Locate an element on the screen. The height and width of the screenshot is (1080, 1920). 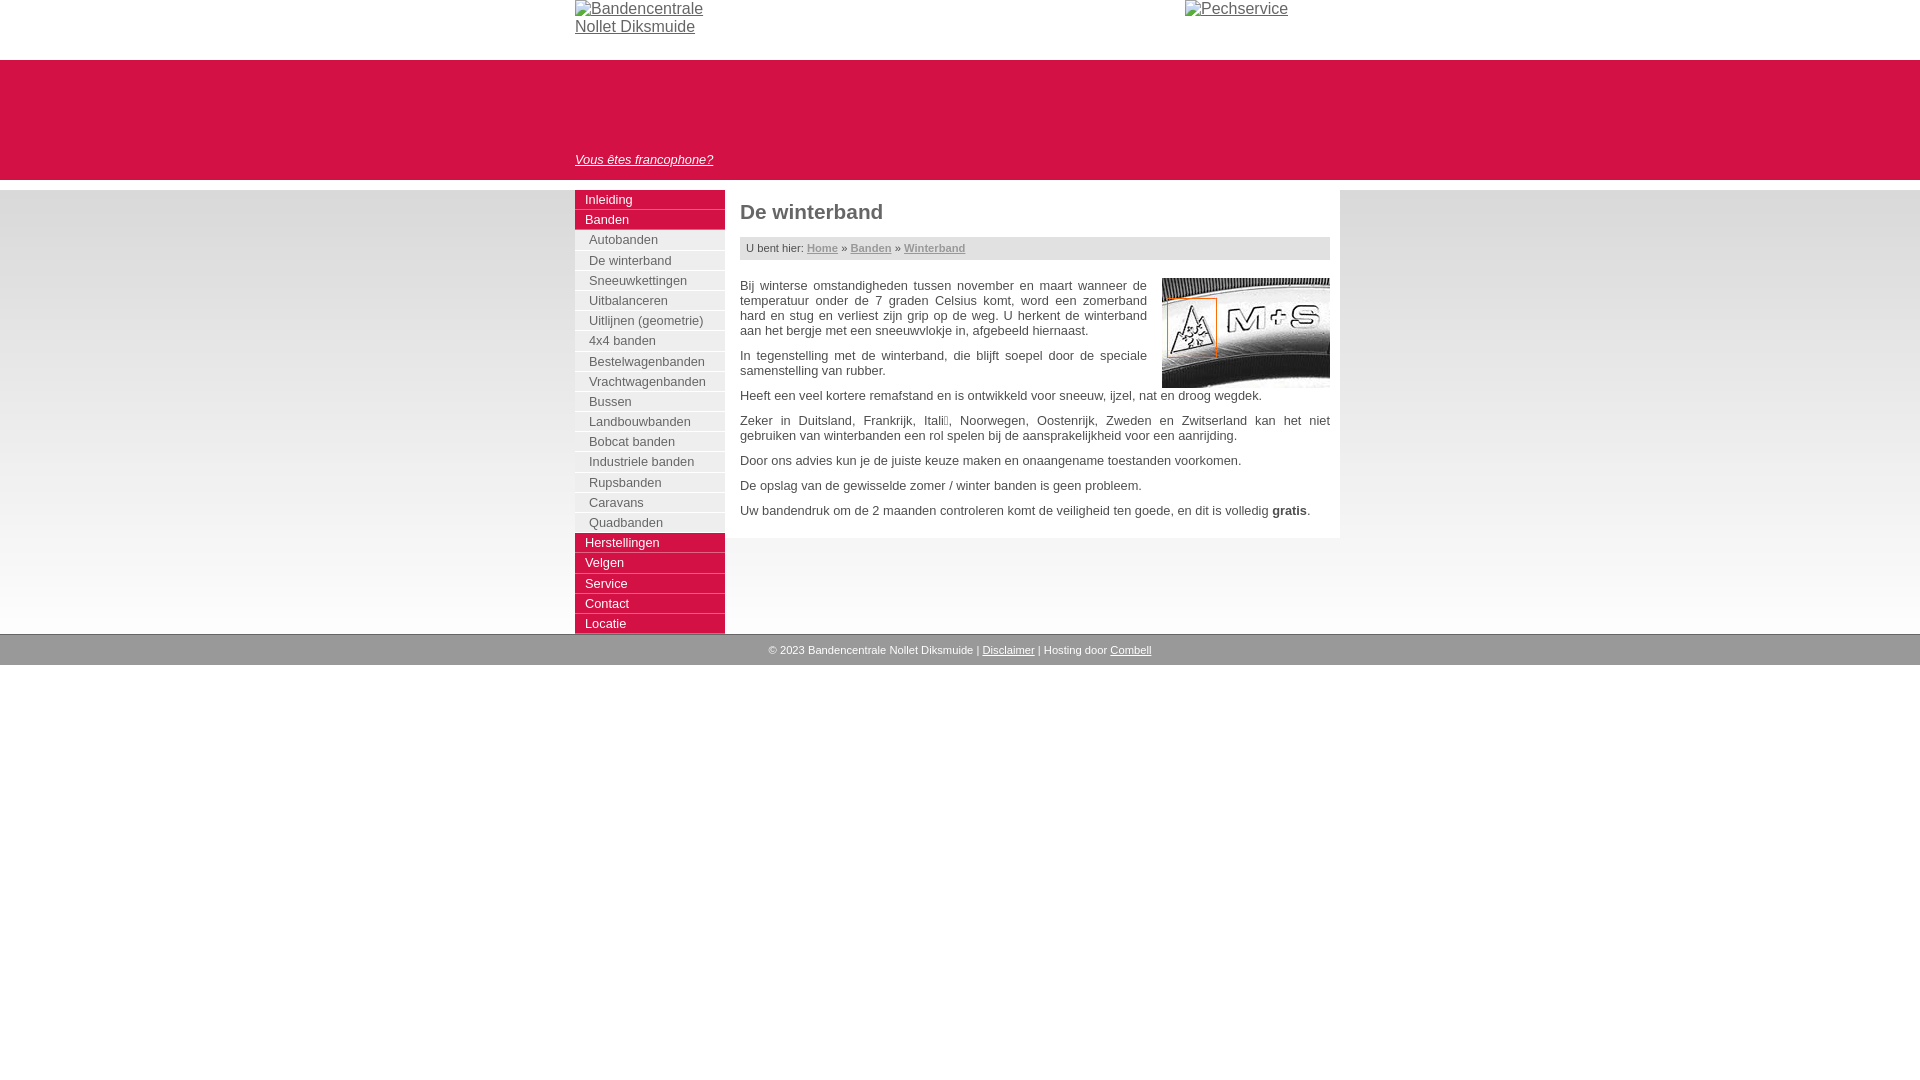
'Combell' is located at coordinates (1108, 650).